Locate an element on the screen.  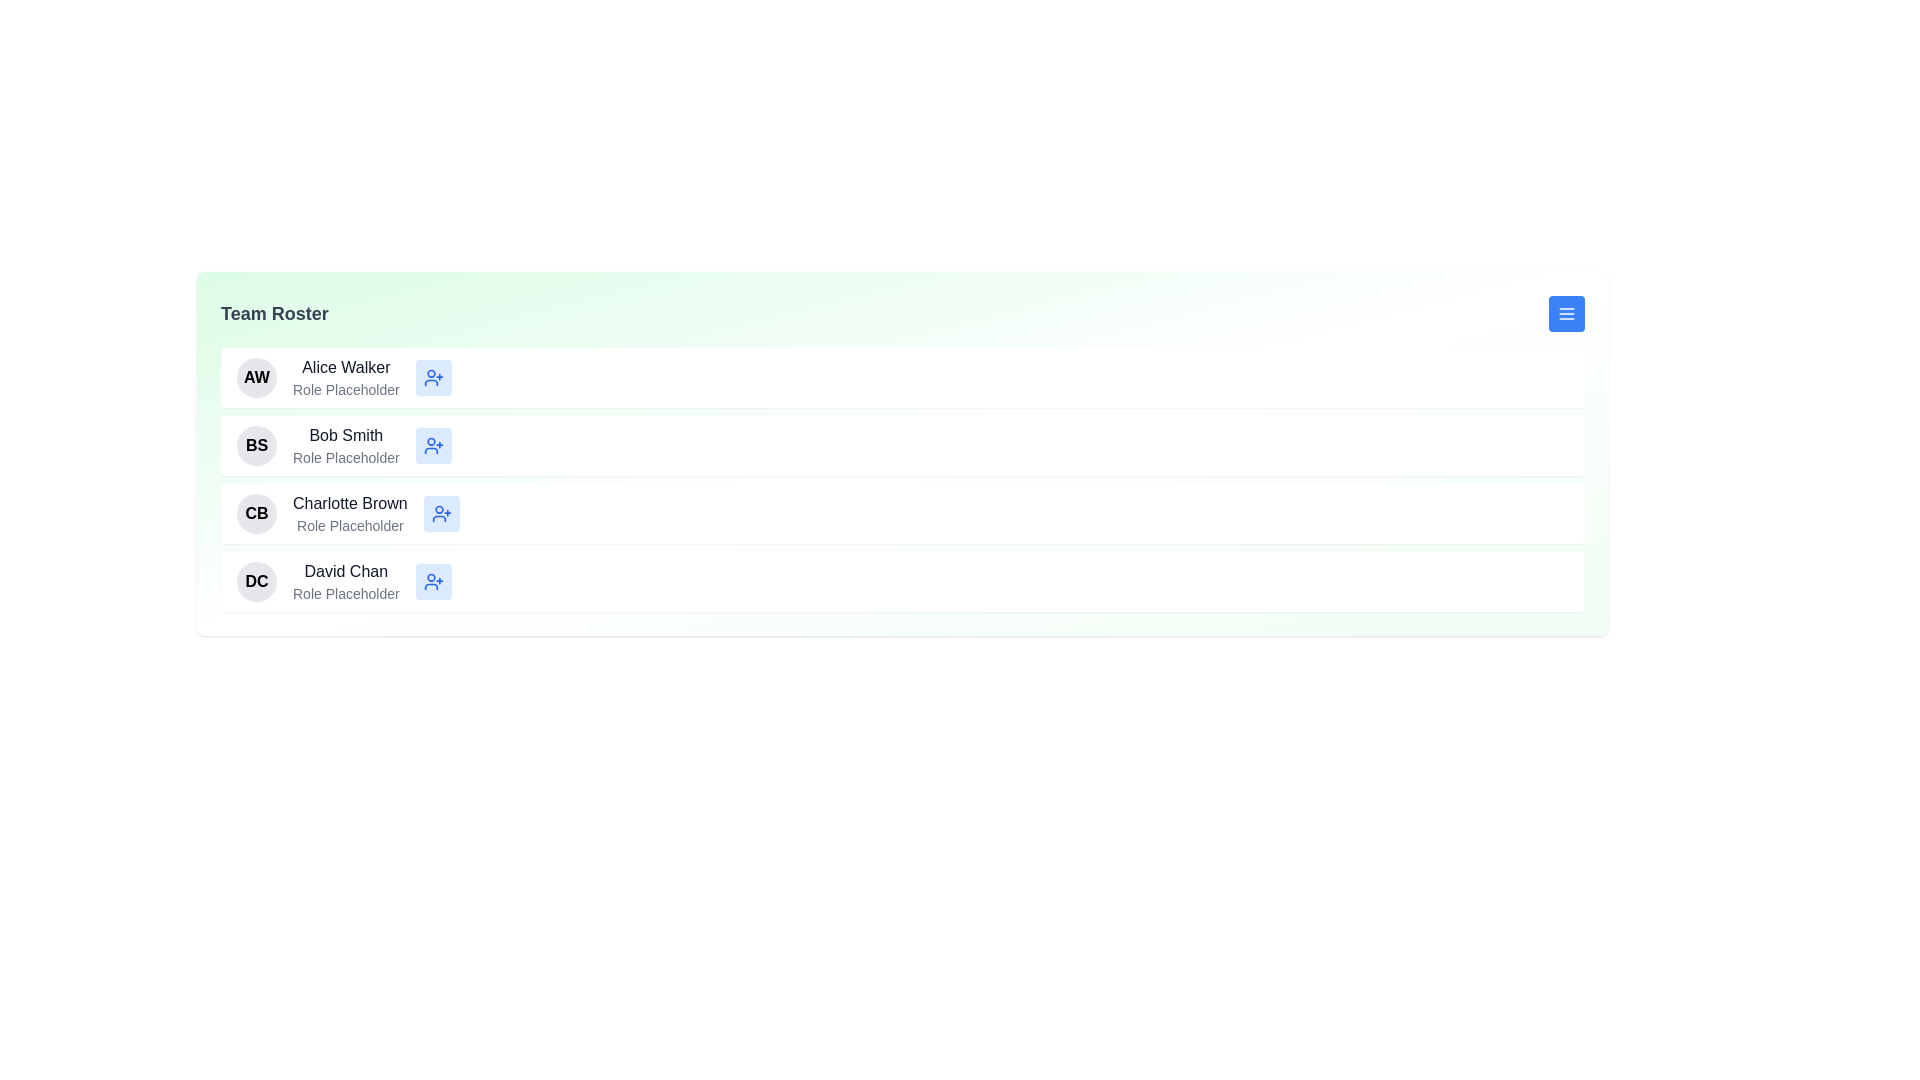
metadata of the text displaying 'Role Placeholder', which is a small, gray font located directly below 'Bob Smith' in the second row of the roster is located at coordinates (346, 458).